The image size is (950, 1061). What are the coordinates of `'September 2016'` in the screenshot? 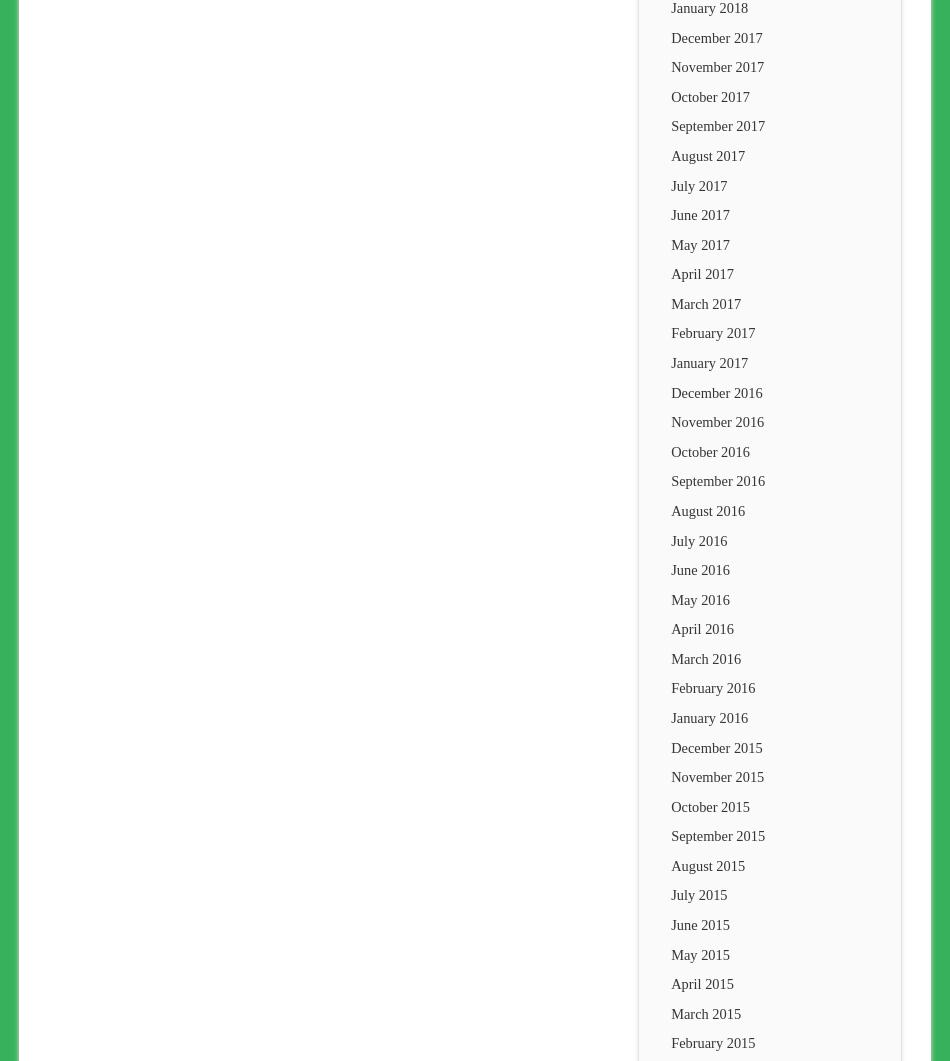 It's located at (670, 480).